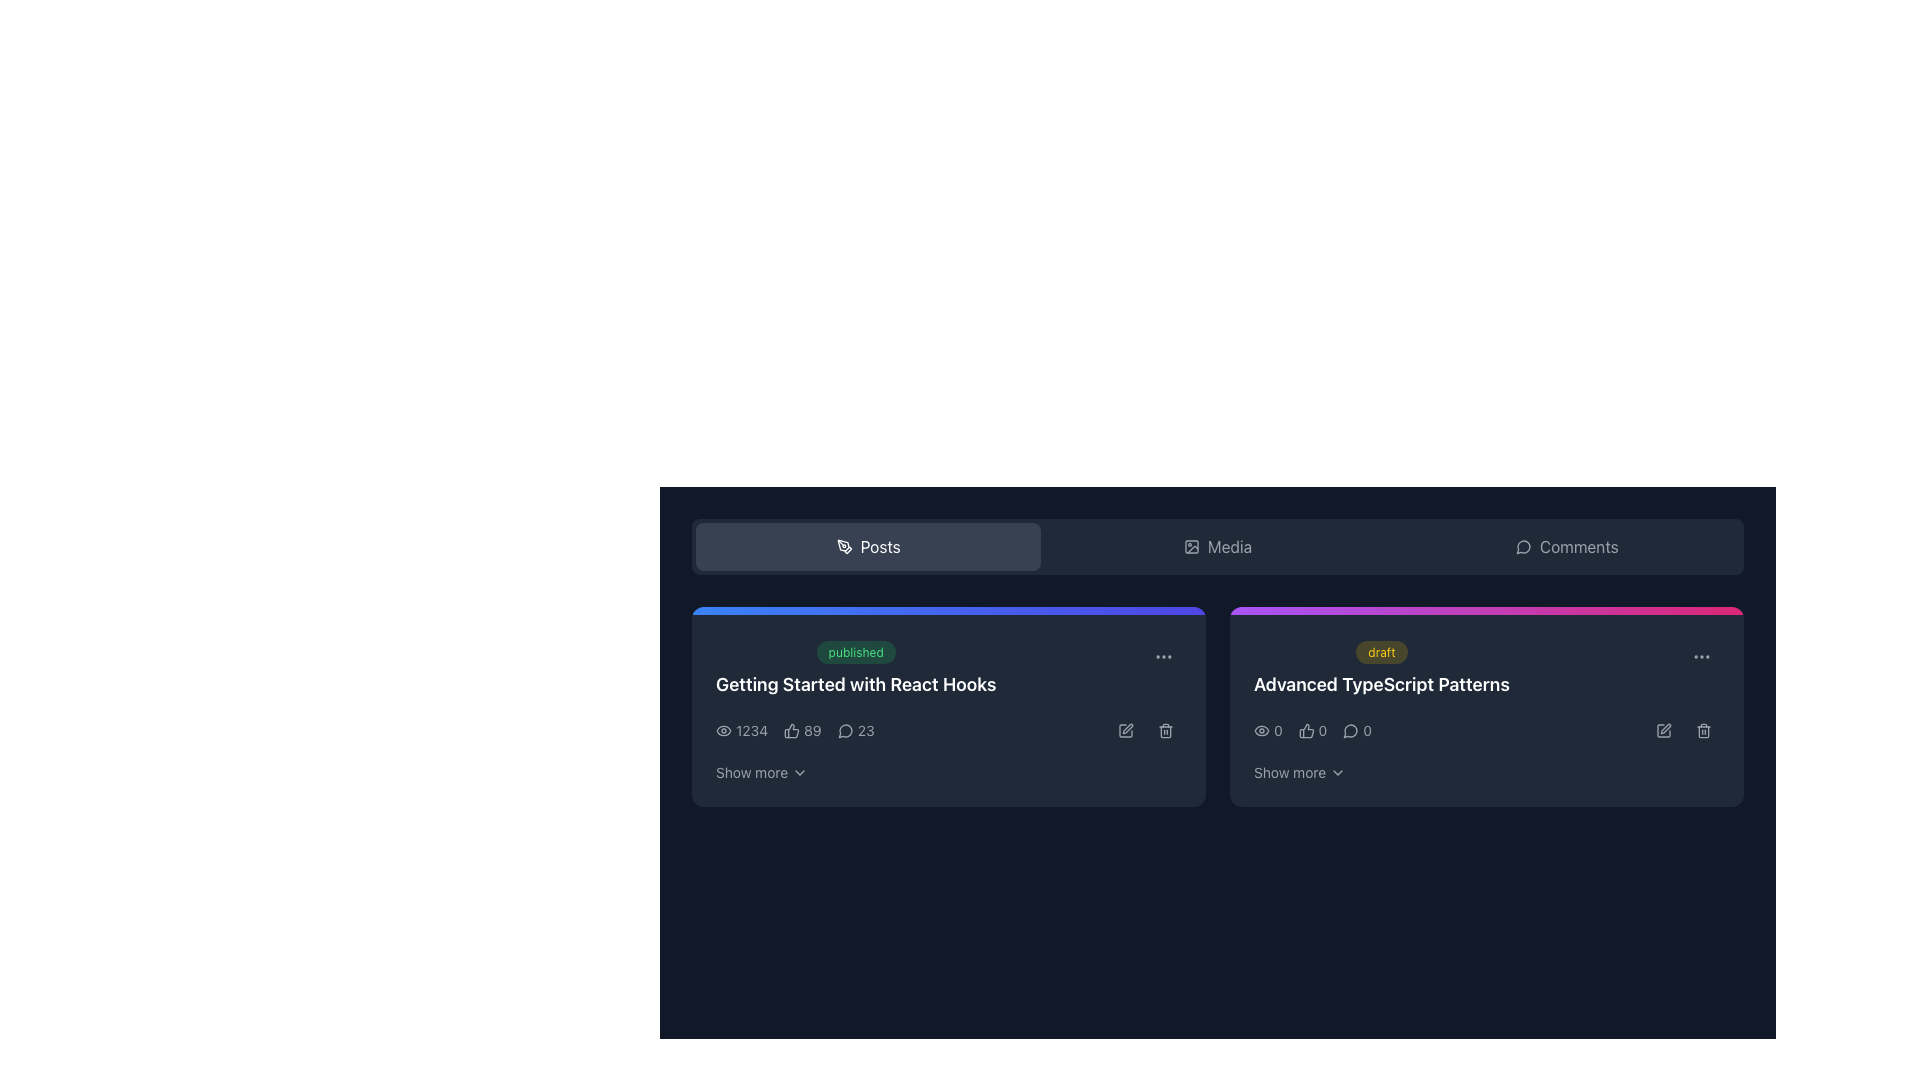  Describe the element at coordinates (802, 731) in the screenshot. I see `numeric display showing '89', which is the second metric in a series of engagement feedback metrics, located next to a thumbs-up icon` at that location.